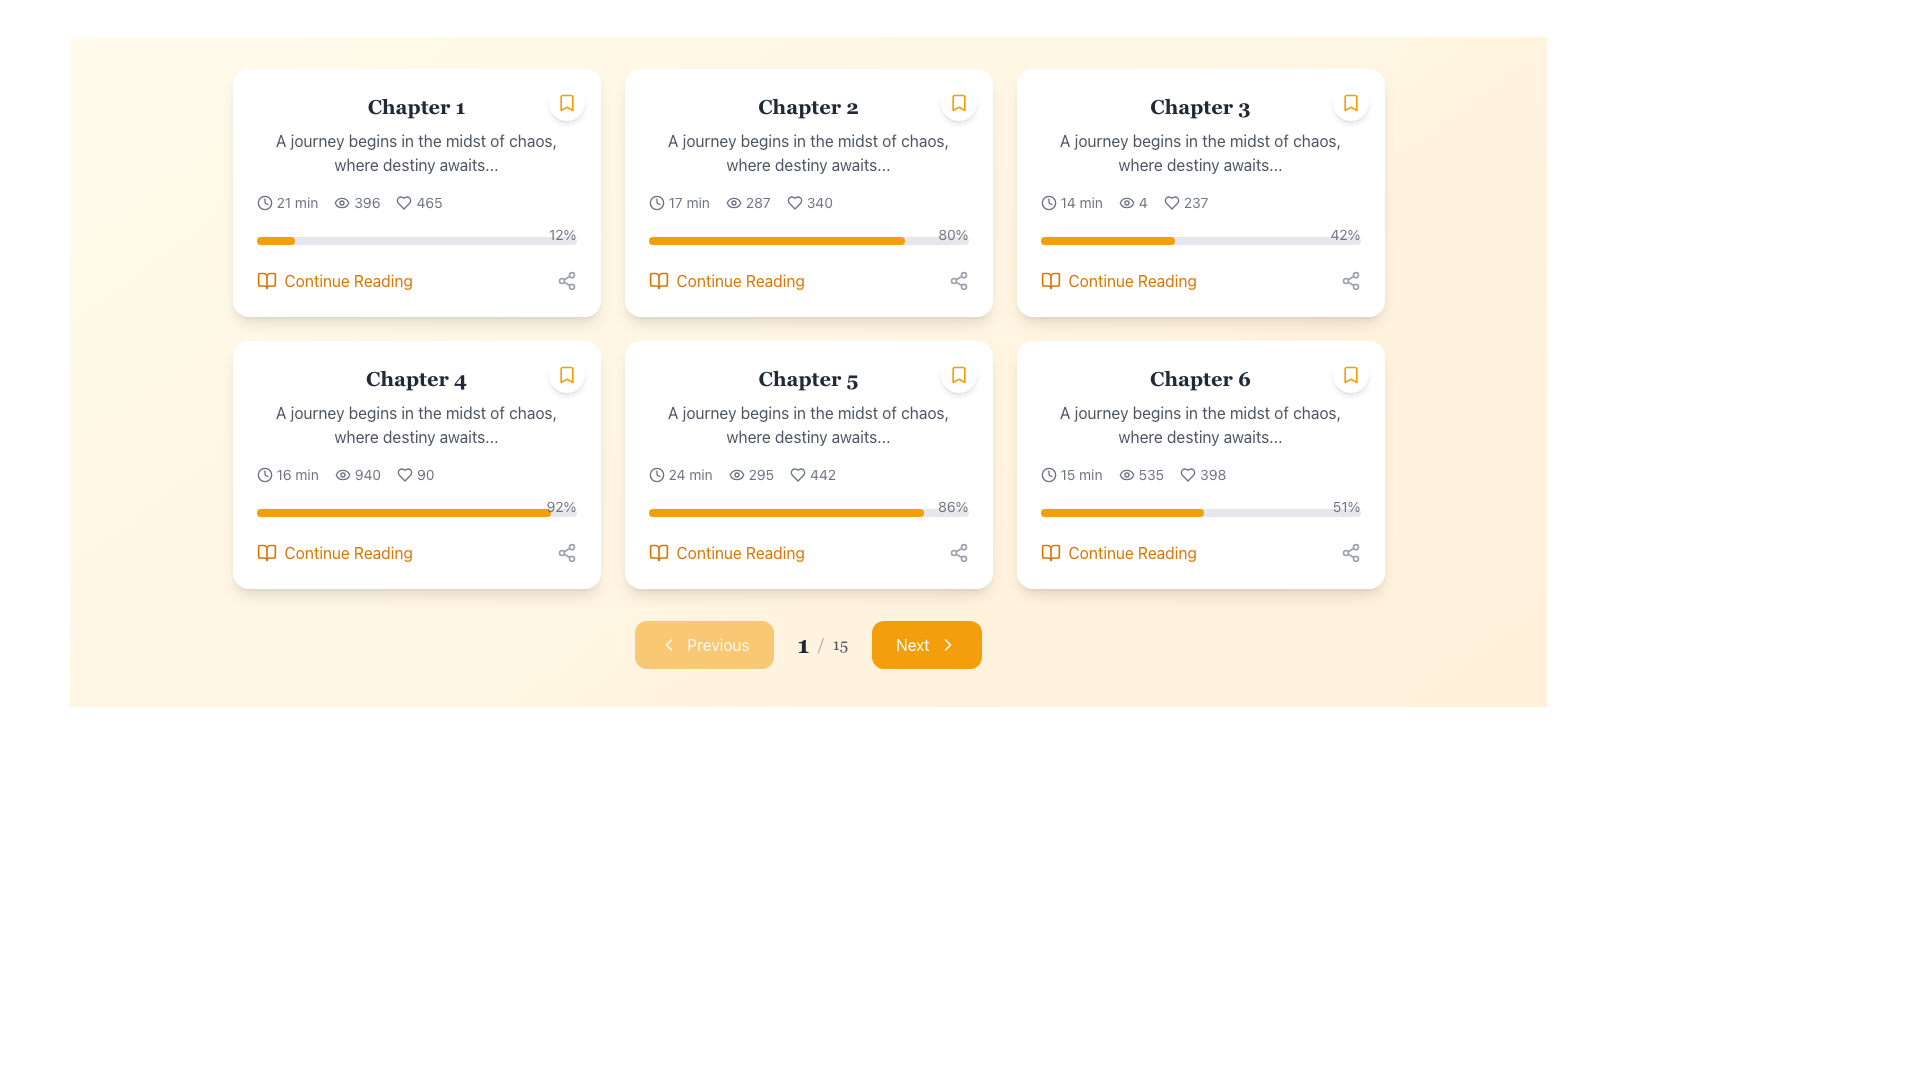 The image size is (1920, 1080). What do you see at coordinates (946, 644) in the screenshot?
I see `the right-facing chevron arrow icon within the 'Next' button` at bounding box center [946, 644].